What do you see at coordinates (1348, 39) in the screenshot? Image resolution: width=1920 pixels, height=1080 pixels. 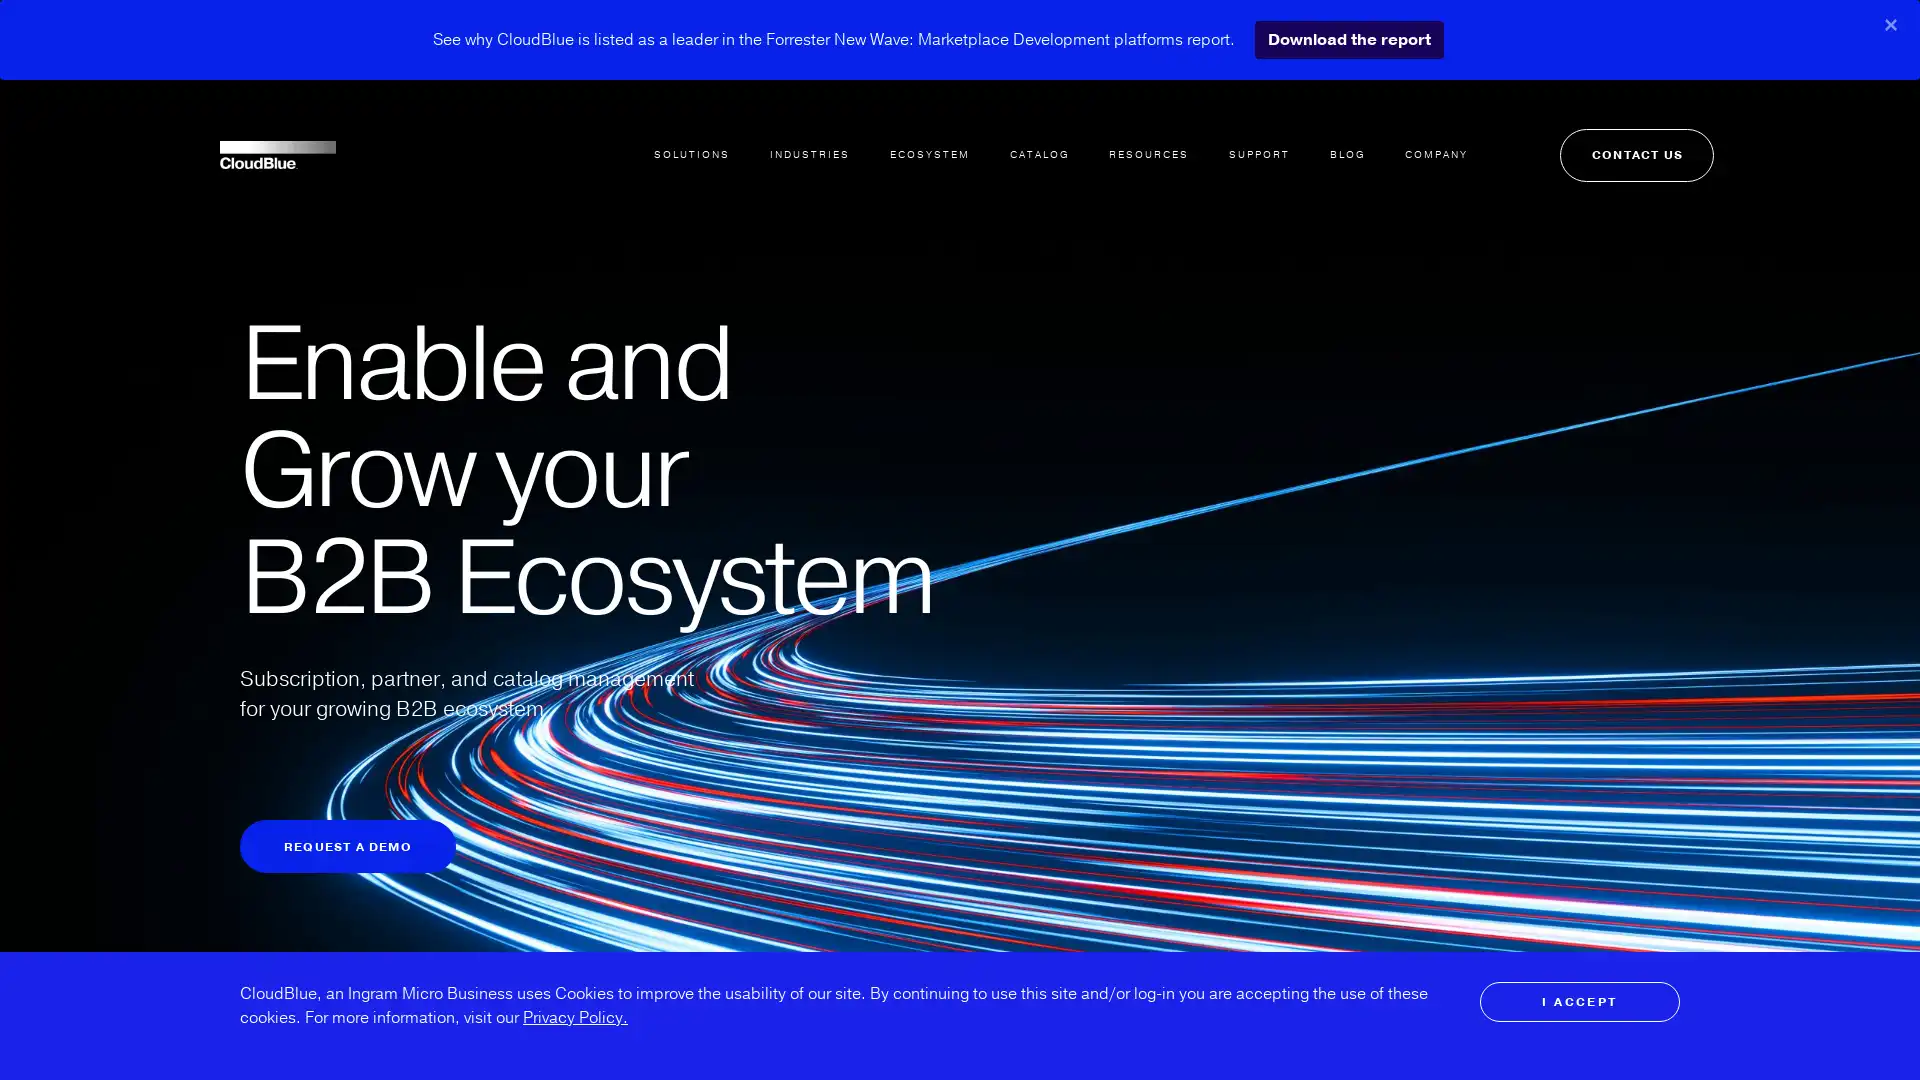 I see `Download the report` at bounding box center [1348, 39].